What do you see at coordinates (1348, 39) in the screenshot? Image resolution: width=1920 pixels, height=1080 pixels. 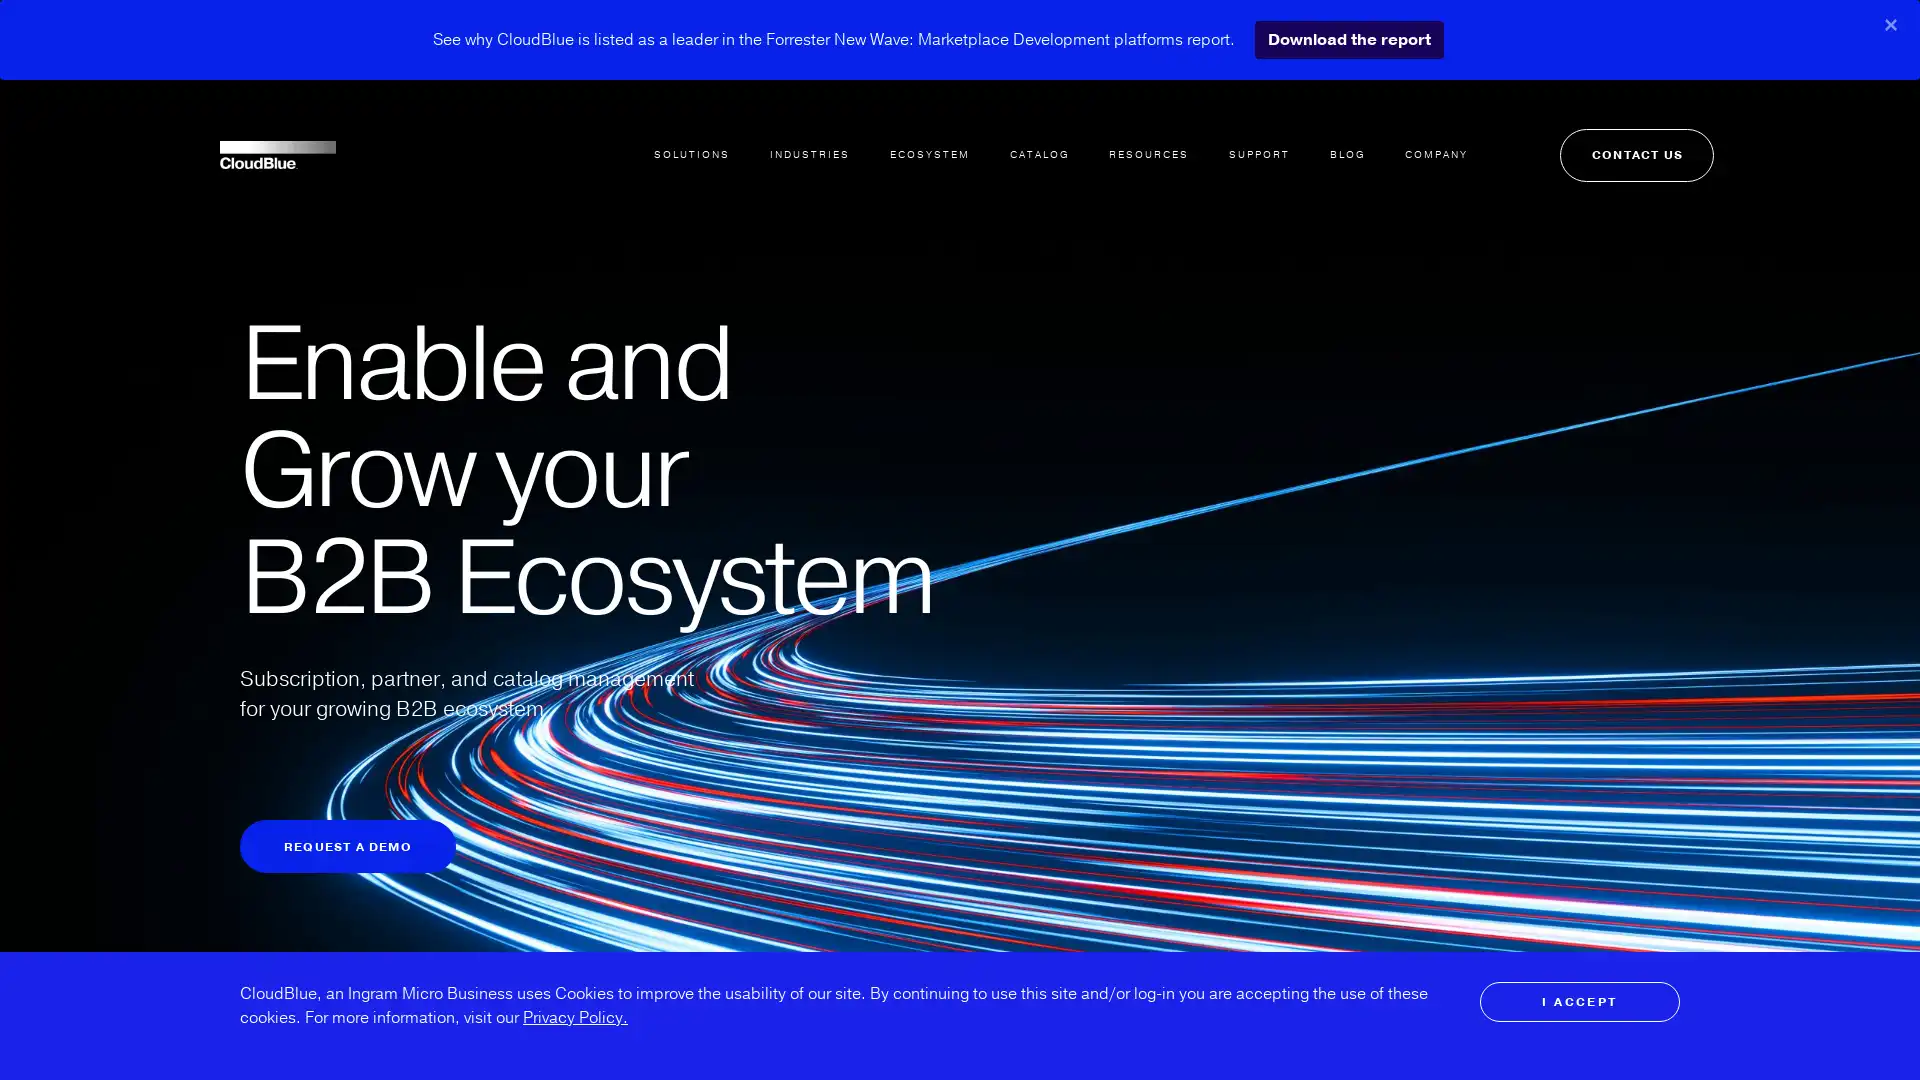 I see `Download the report` at bounding box center [1348, 39].